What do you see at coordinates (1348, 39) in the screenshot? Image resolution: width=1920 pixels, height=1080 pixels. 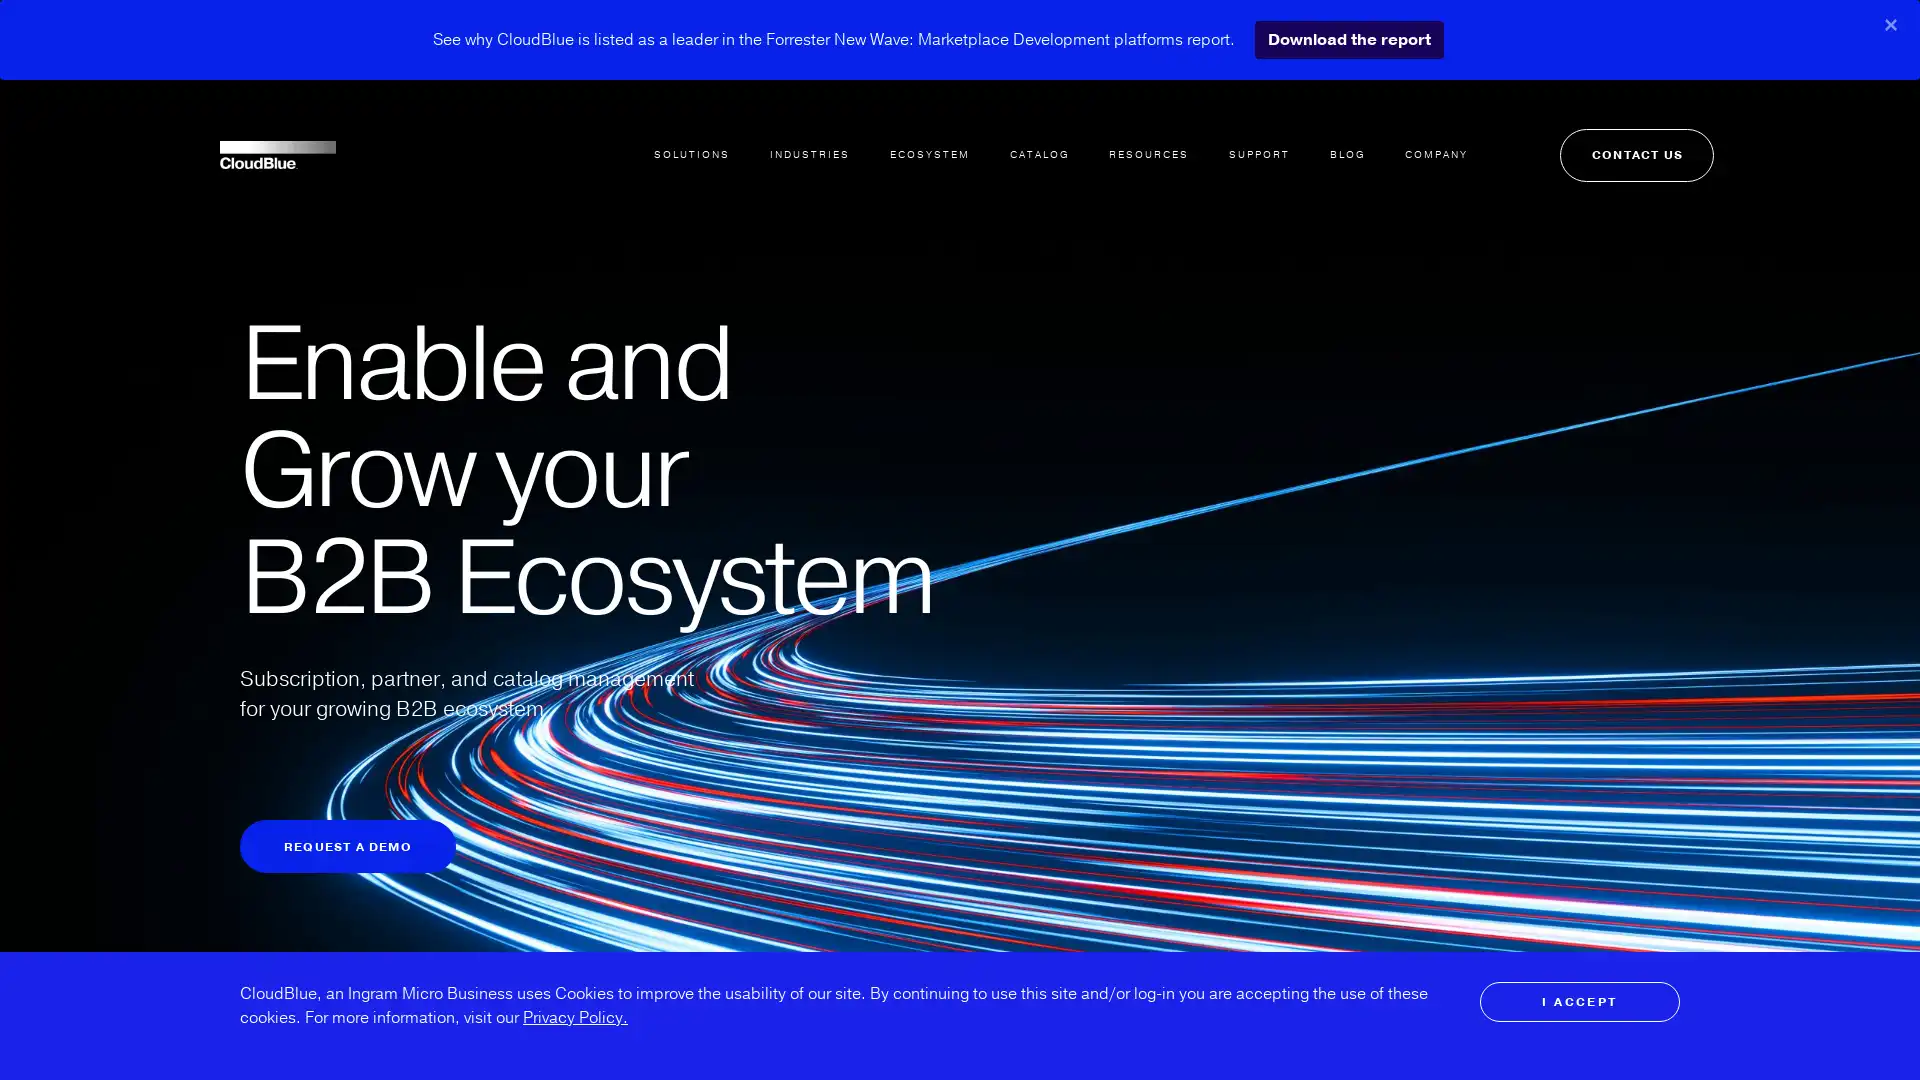 I see `Download the report` at bounding box center [1348, 39].